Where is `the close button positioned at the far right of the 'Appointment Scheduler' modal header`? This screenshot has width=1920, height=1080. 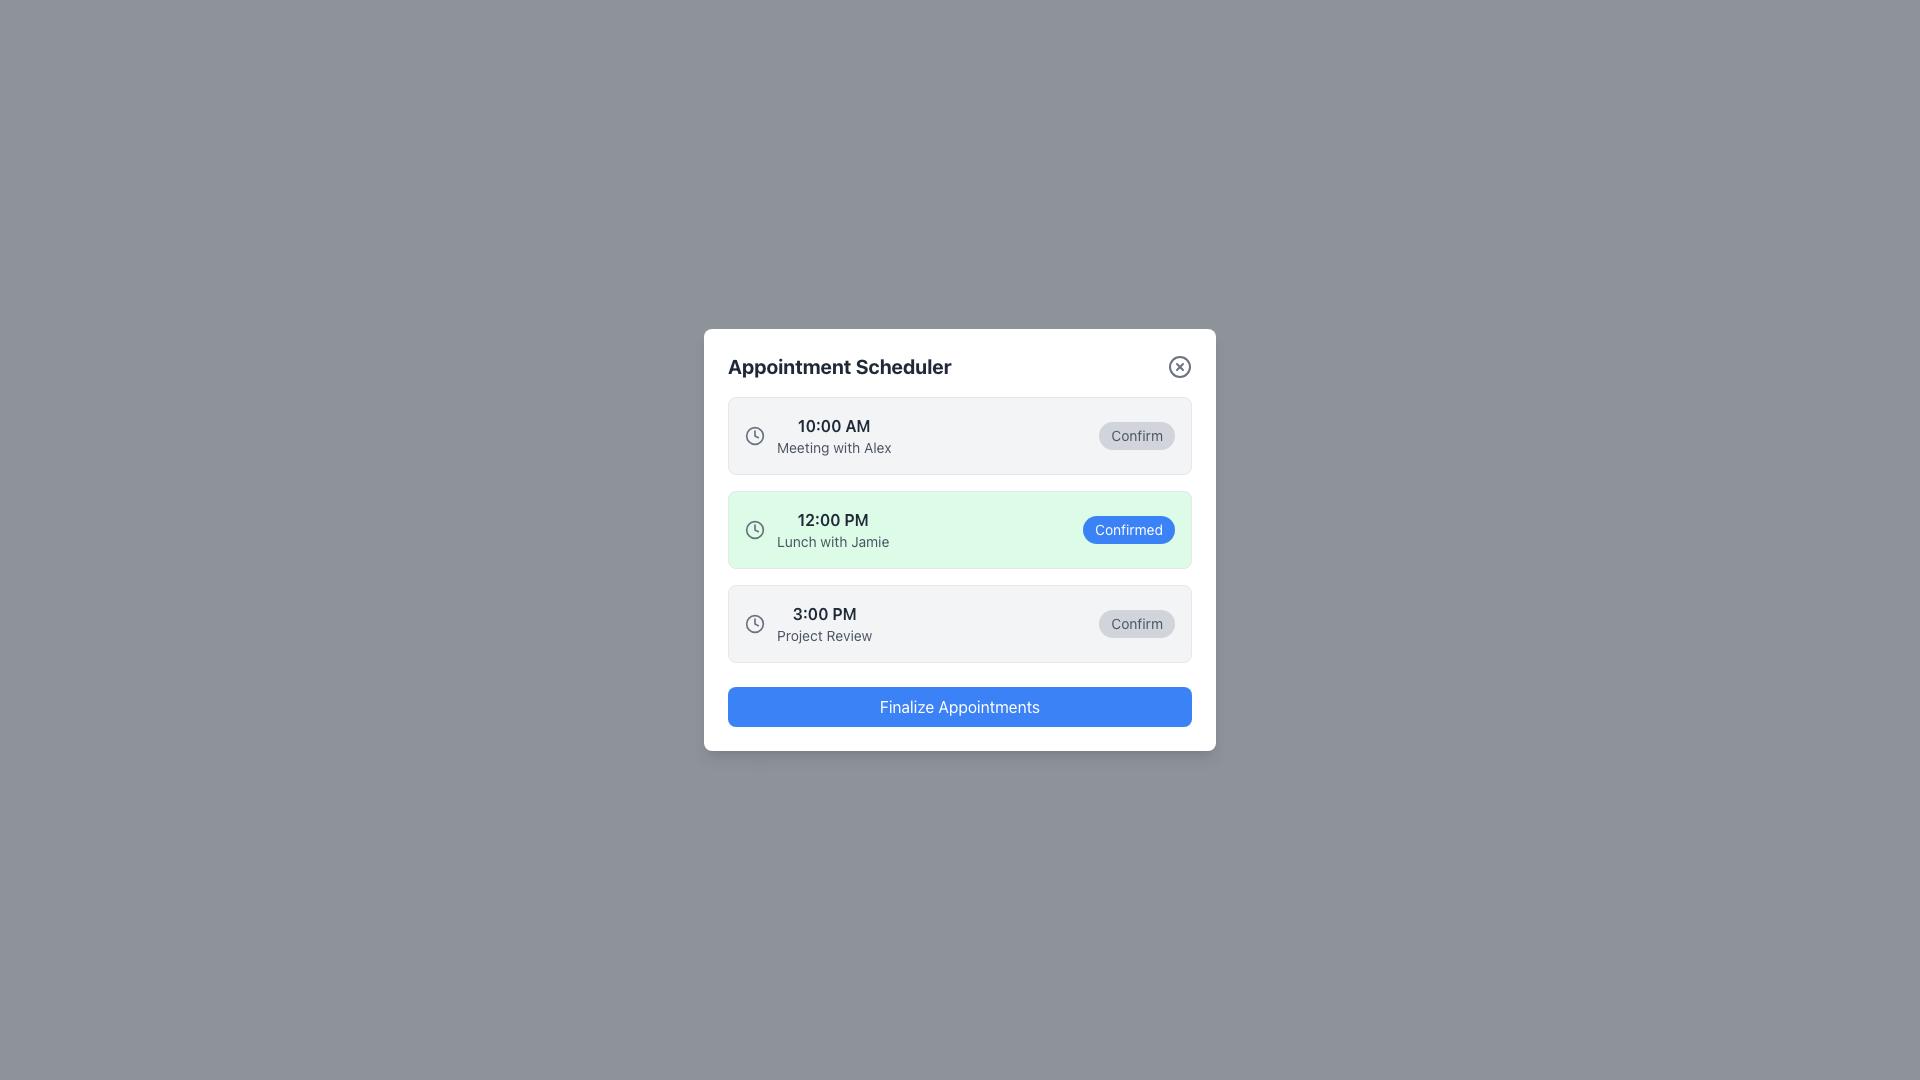 the close button positioned at the far right of the 'Appointment Scheduler' modal header is located at coordinates (1180, 366).